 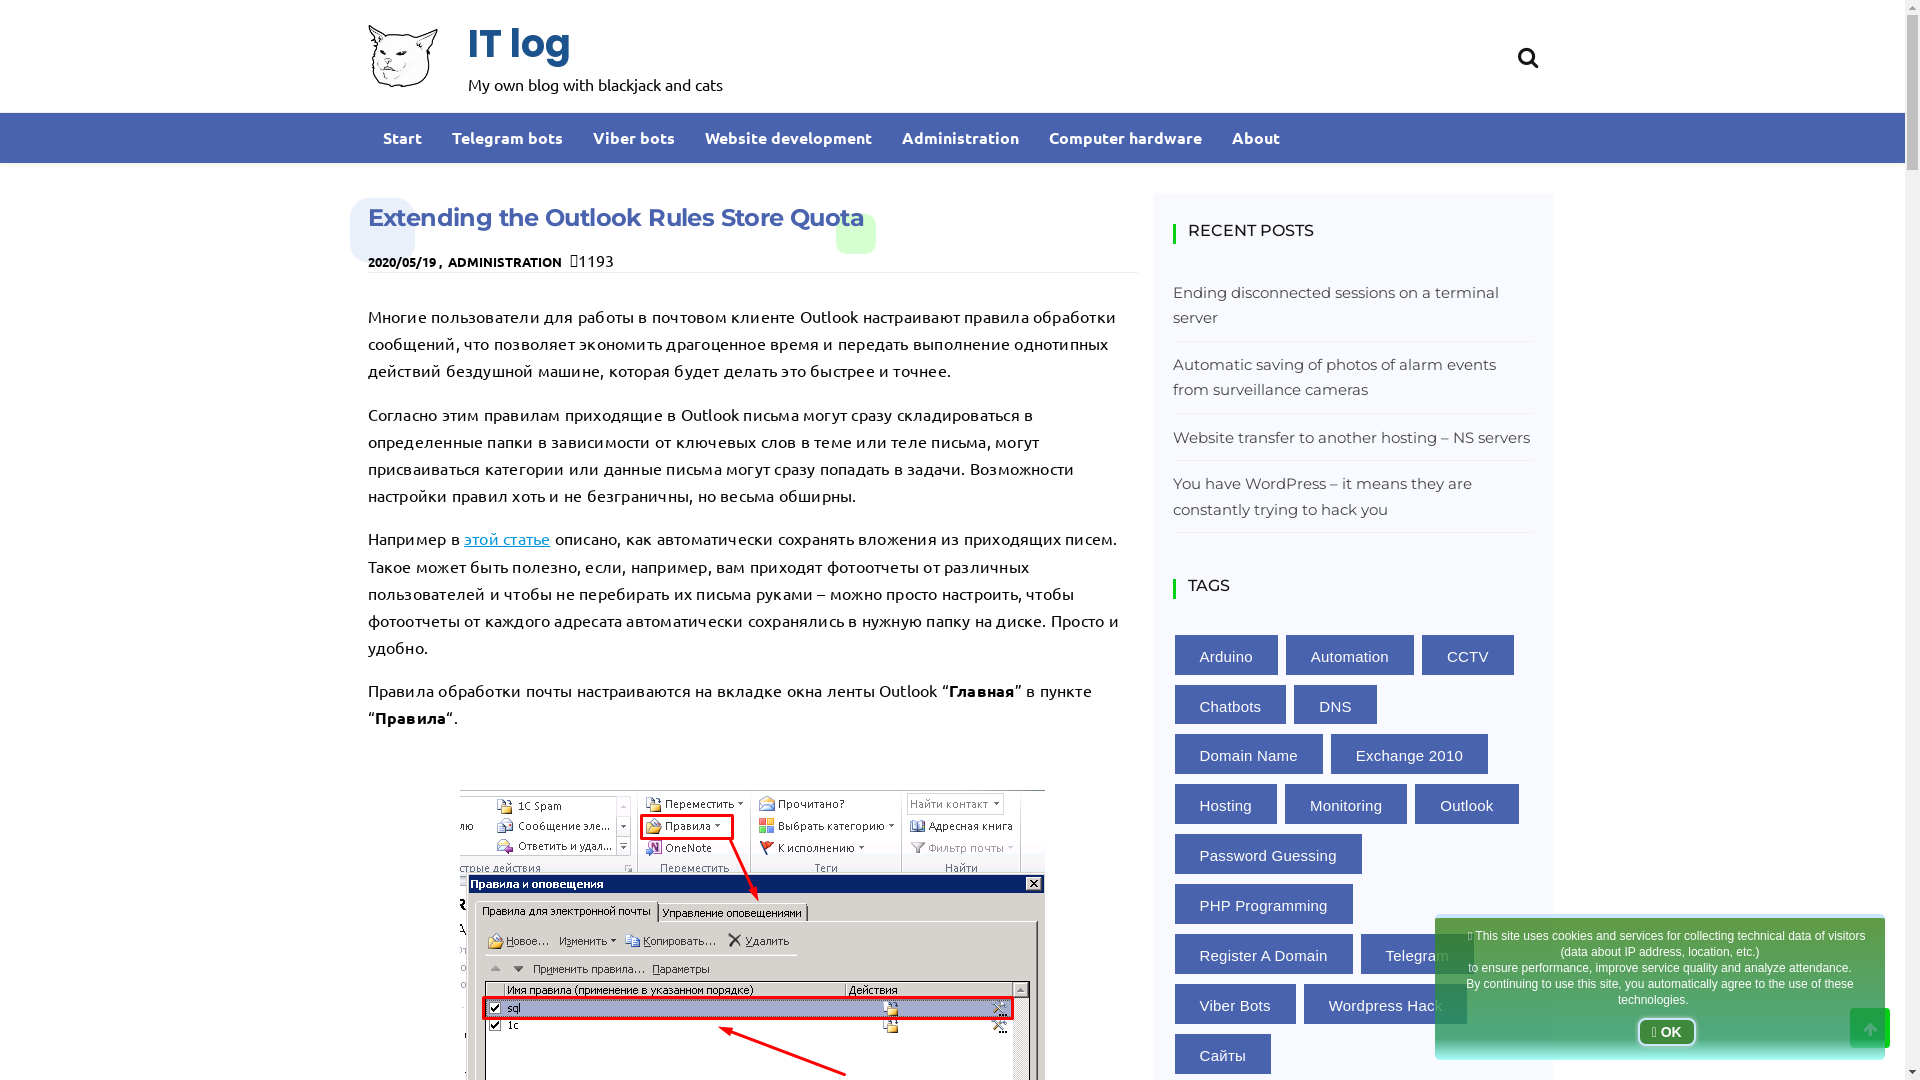 What do you see at coordinates (1247, 753) in the screenshot?
I see `'Domain Name'` at bounding box center [1247, 753].